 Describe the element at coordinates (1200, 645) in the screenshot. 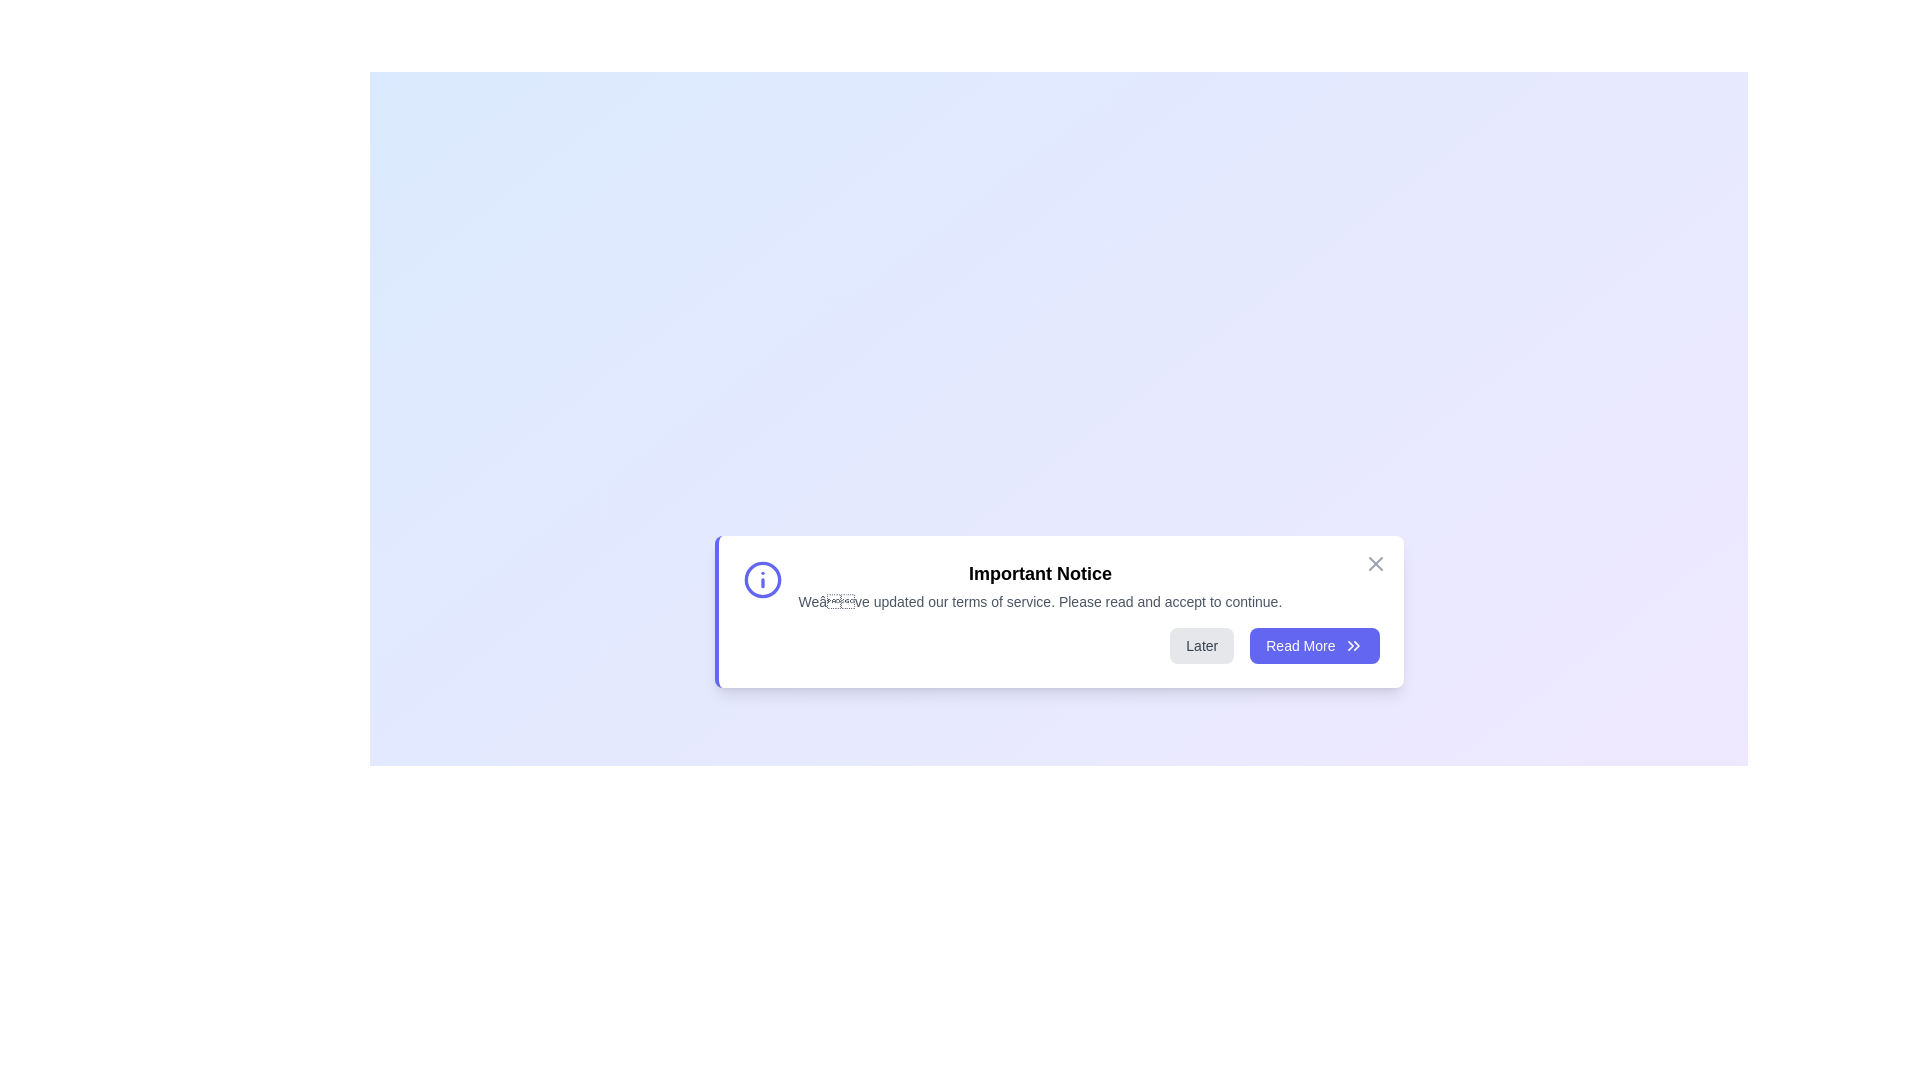

I see `'Later' button to postpone the action` at that location.